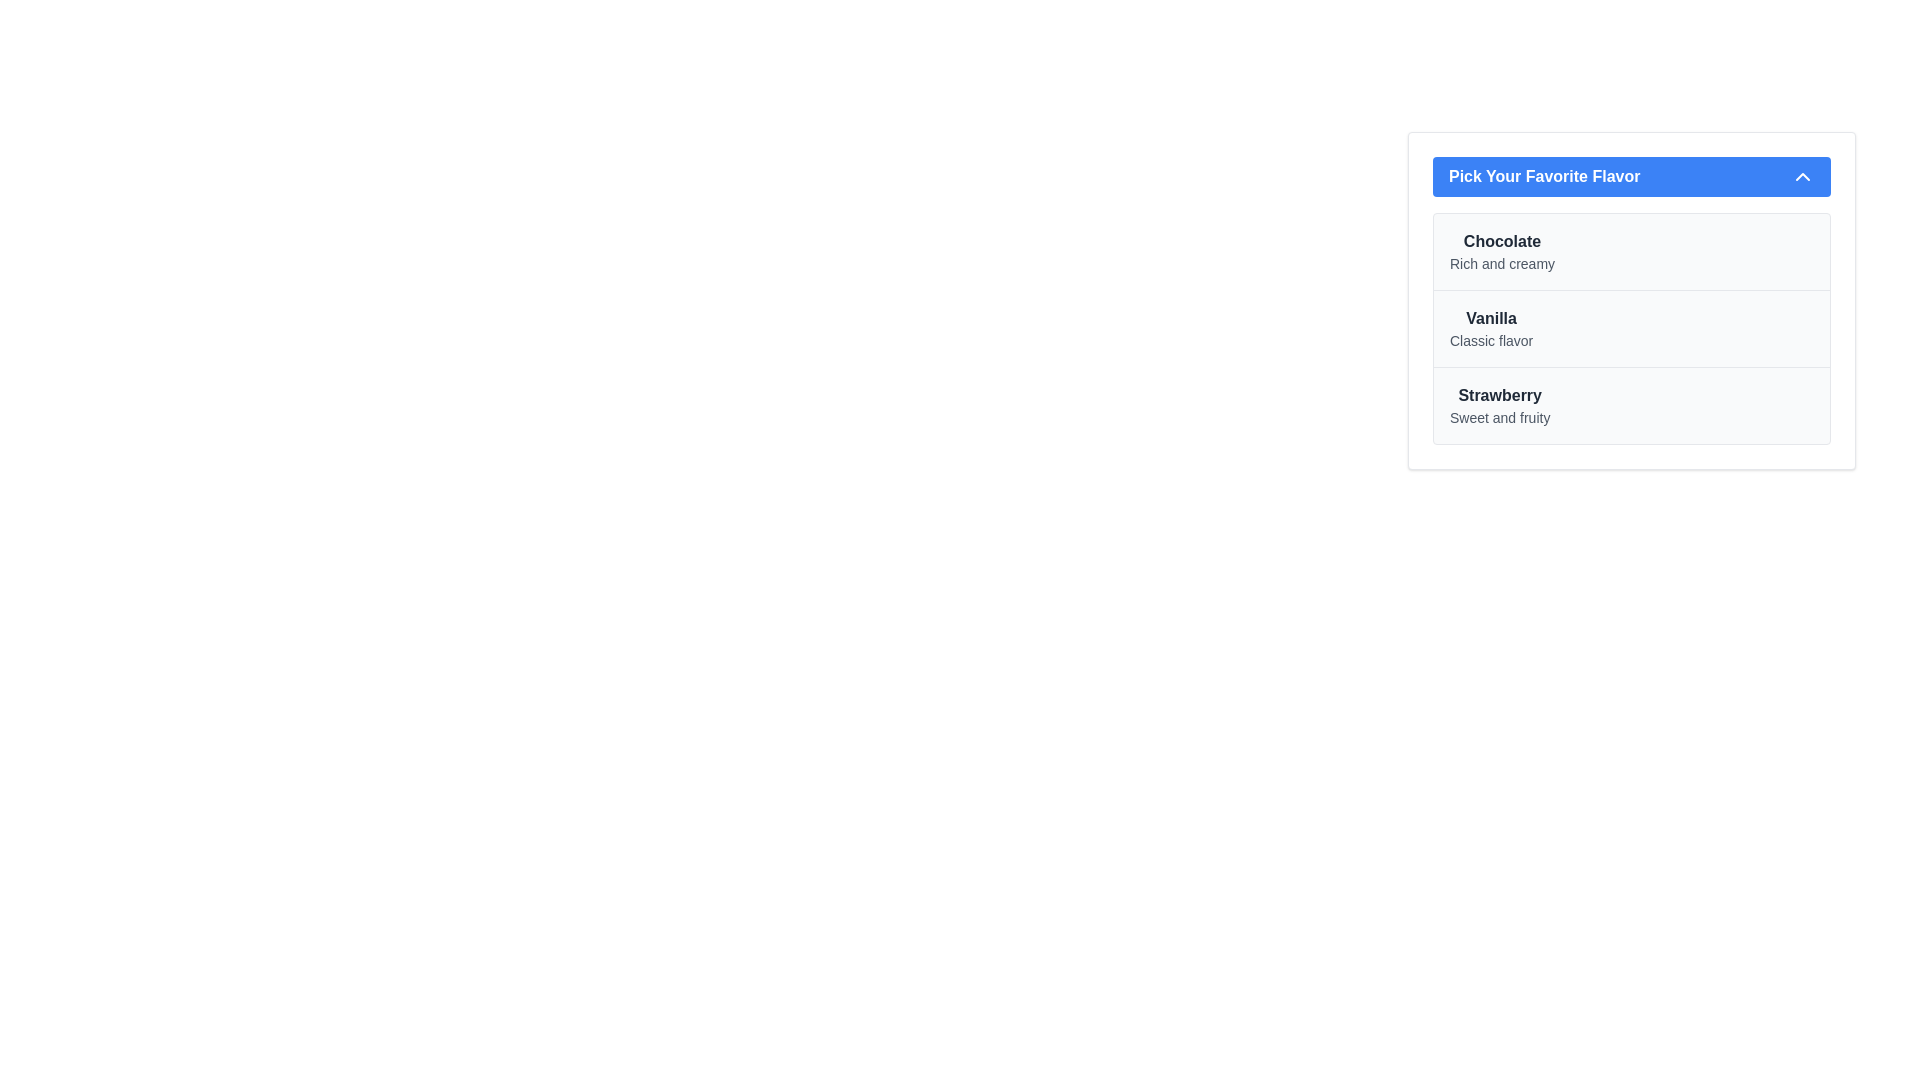  What do you see at coordinates (1502, 250) in the screenshot?
I see `the selectable option for the flavor 'Chocolate' located in the dropdown menu under 'Pick Your Favorite Flavor'` at bounding box center [1502, 250].